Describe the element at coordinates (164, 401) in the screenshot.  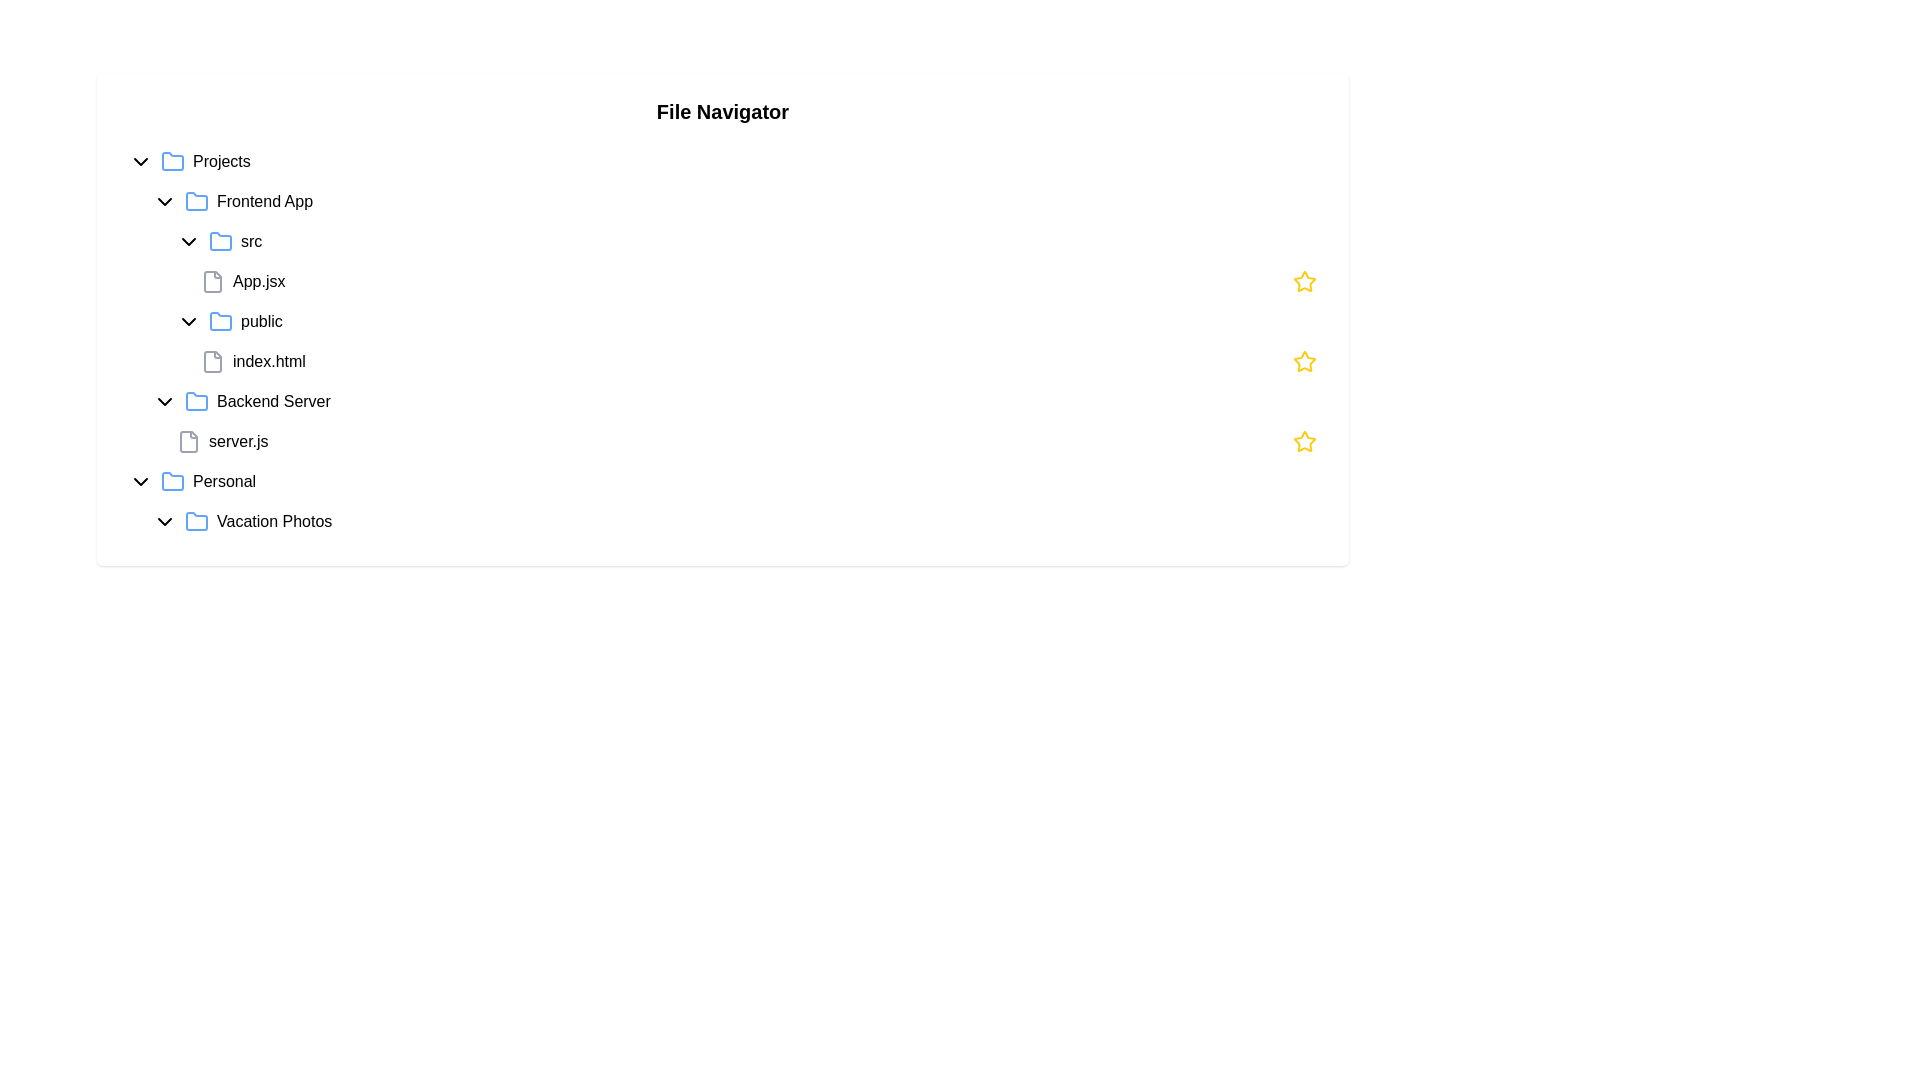
I see `the Dropdown indicator (chevron icon) on the left side of the 'Backend Server' entry` at that location.